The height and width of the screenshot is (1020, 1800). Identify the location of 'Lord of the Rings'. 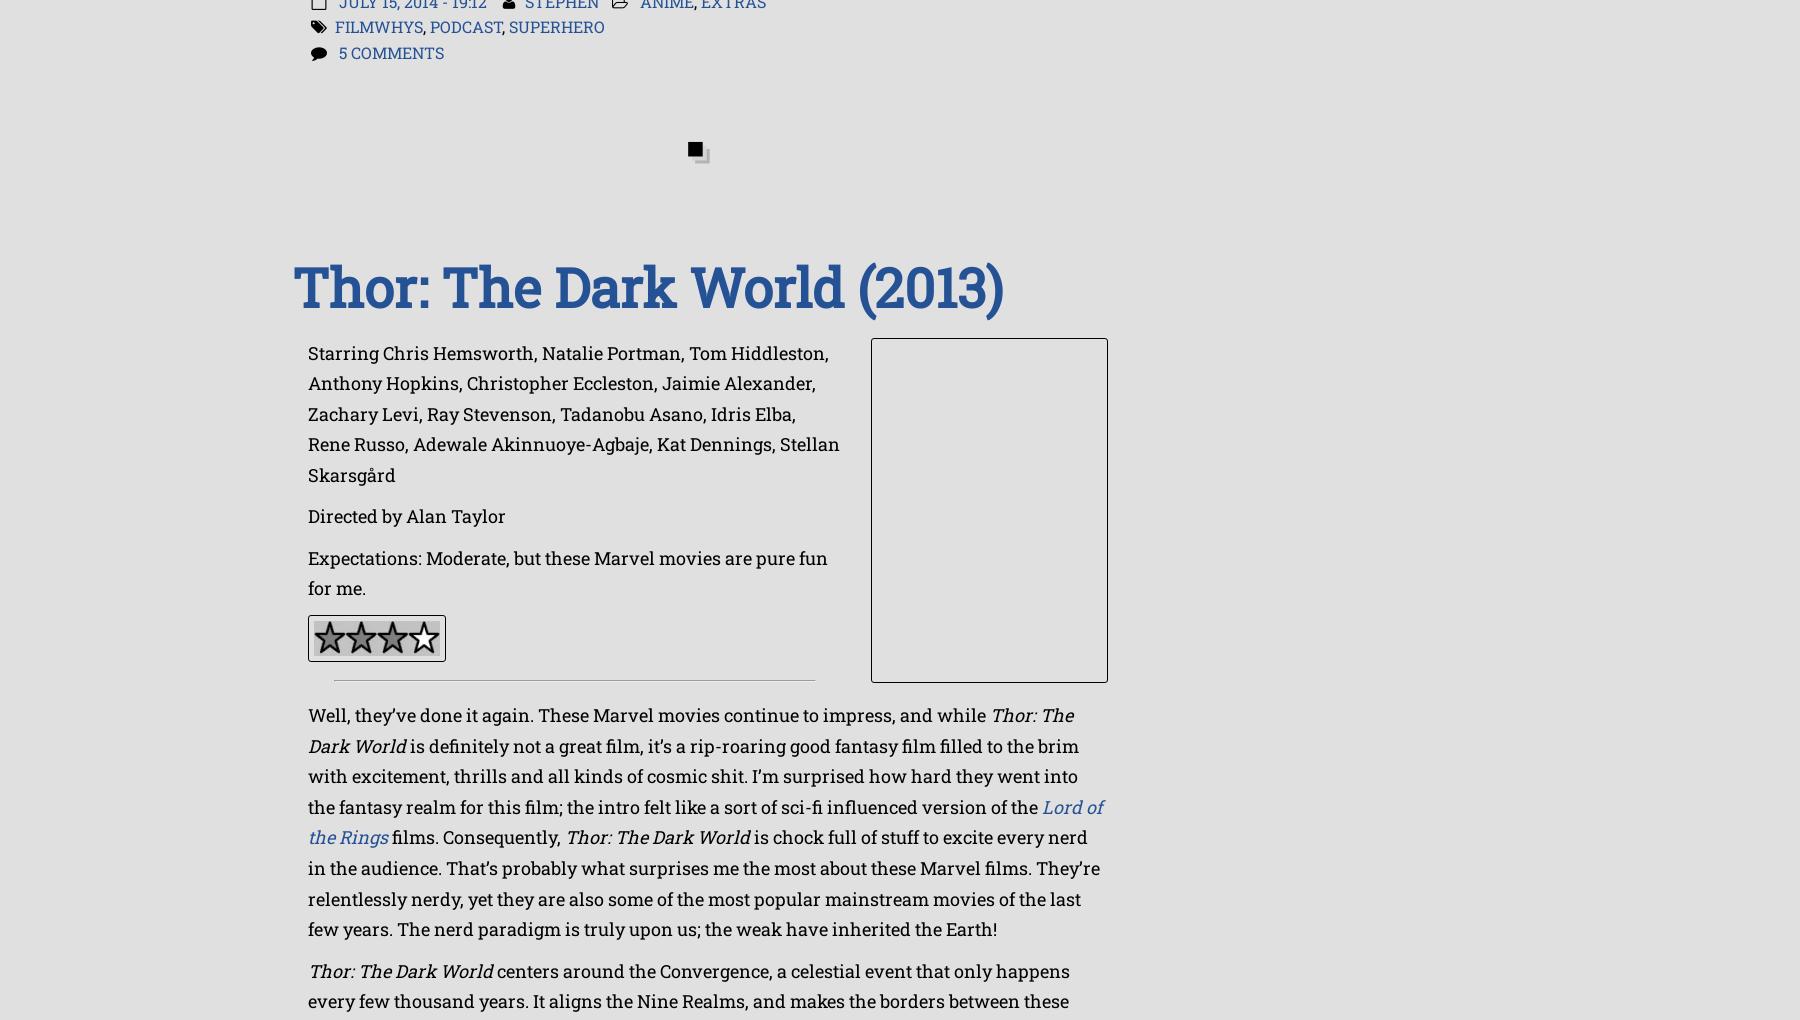
(704, 821).